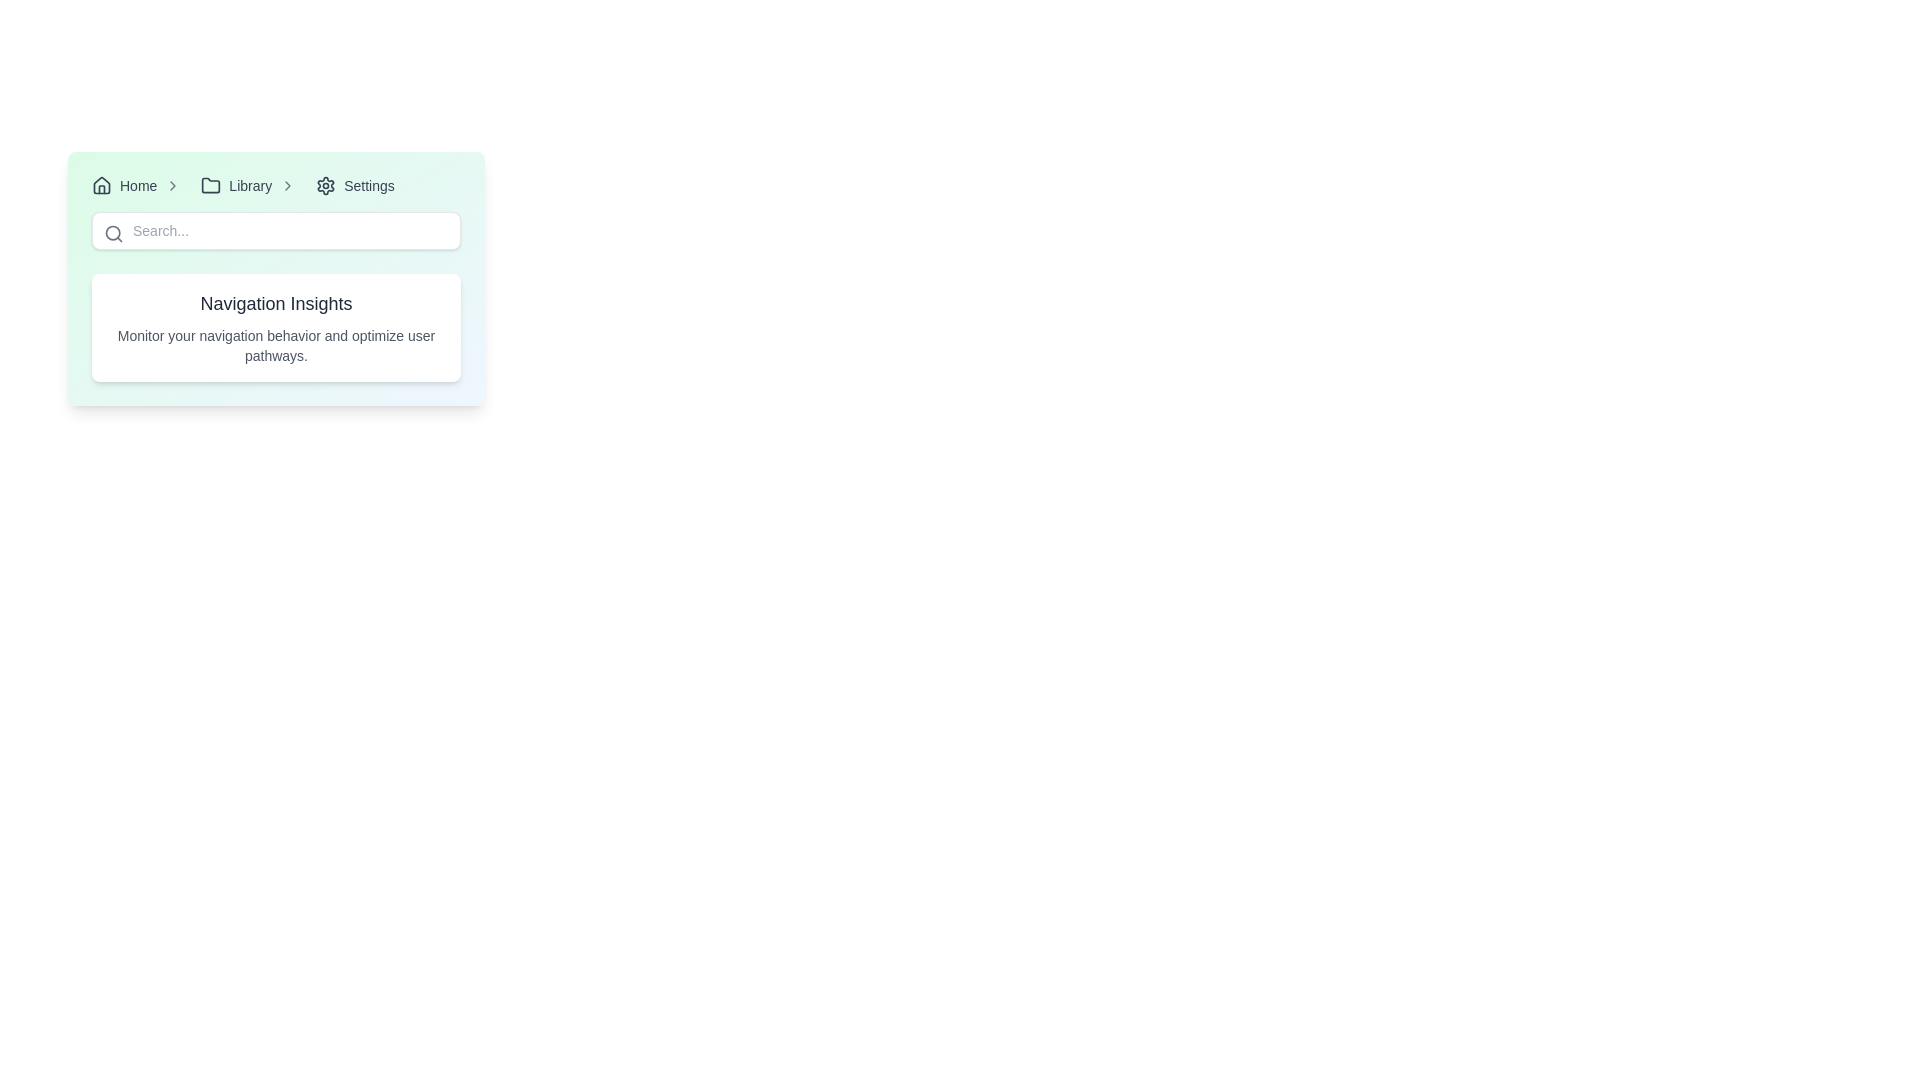 This screenshot has width=1920, height=1080. Describe the element at coordinates (326, 185) in the screenshot. I see `the settings icon located in the navigation bar, positioned to the right of the 'Library' breadcrumb and adjacent to the 'Settings' label` at that location.